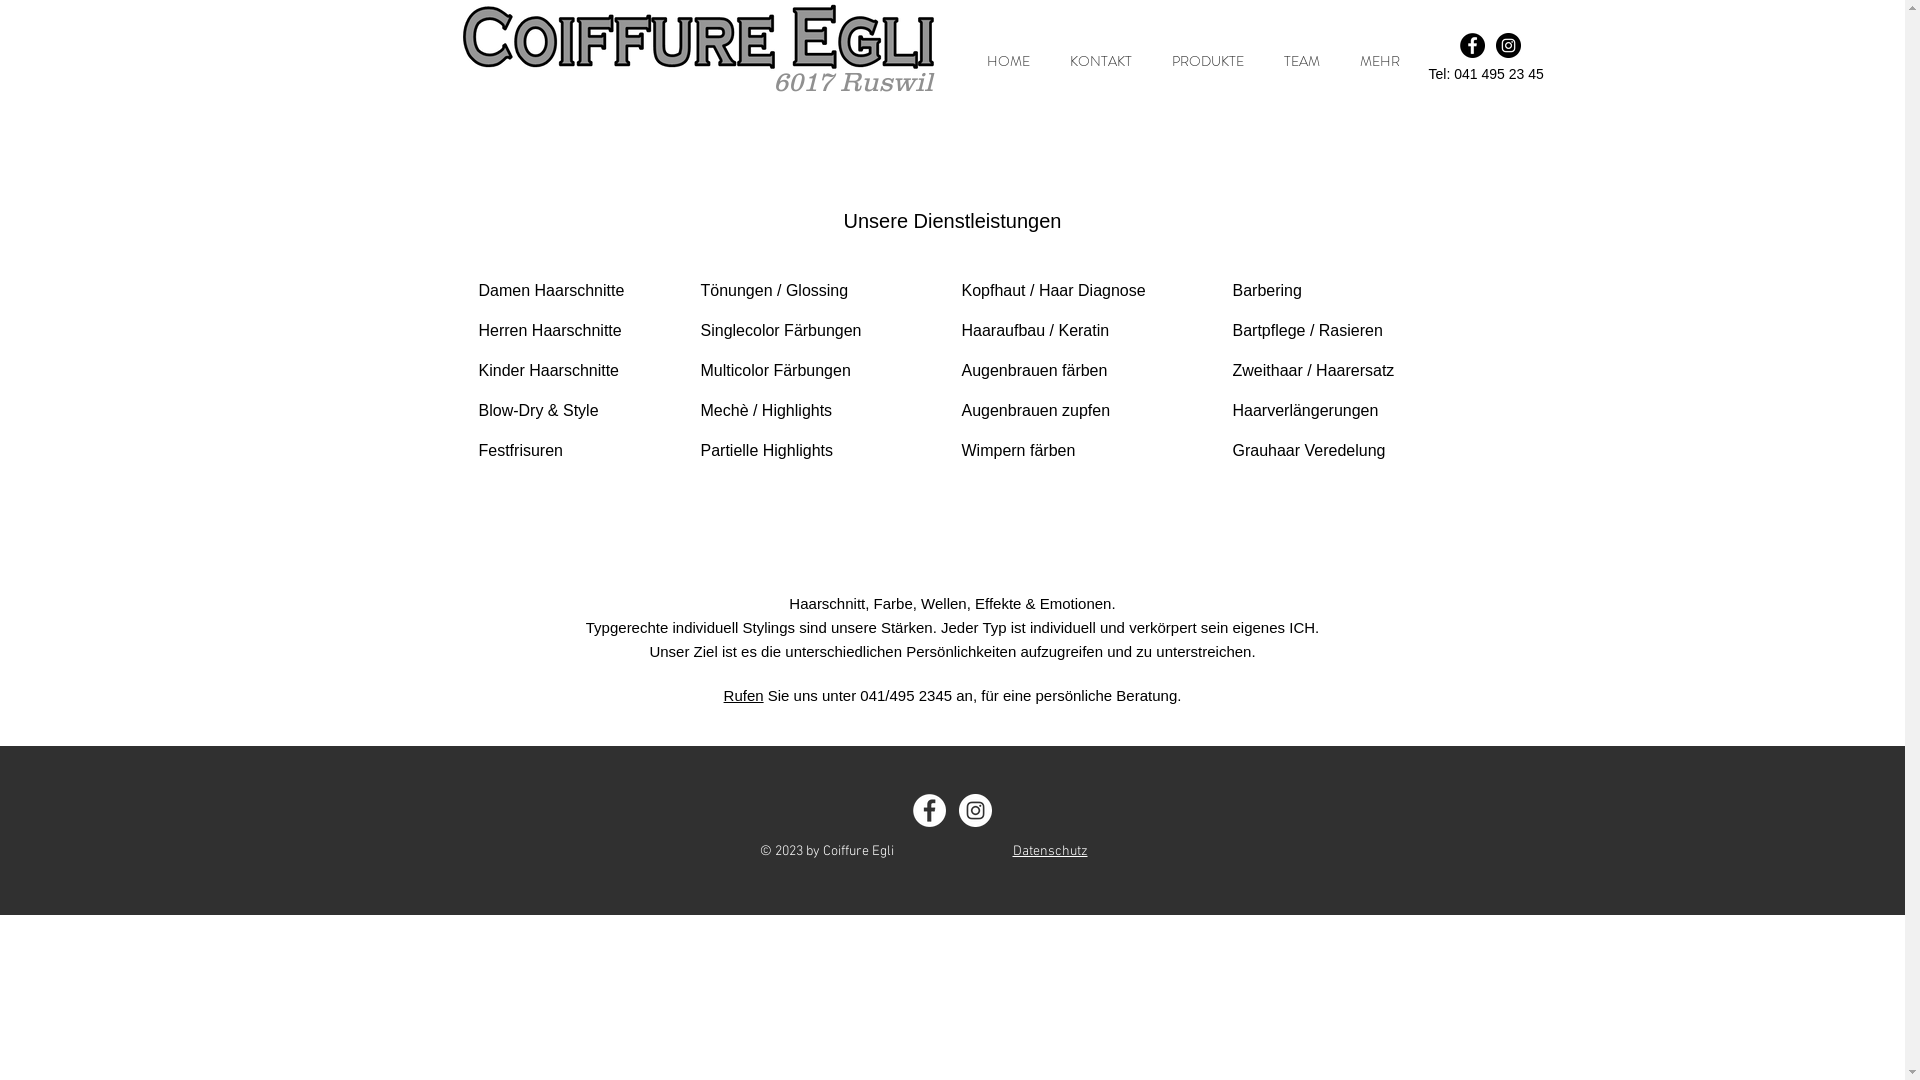 The width and height of the screenshot is (1920, 1080). Describe the element at coordinates (698, 37) in the screenshot. I see `'Coiffure Egli 6017 Ruswil'` at that location.